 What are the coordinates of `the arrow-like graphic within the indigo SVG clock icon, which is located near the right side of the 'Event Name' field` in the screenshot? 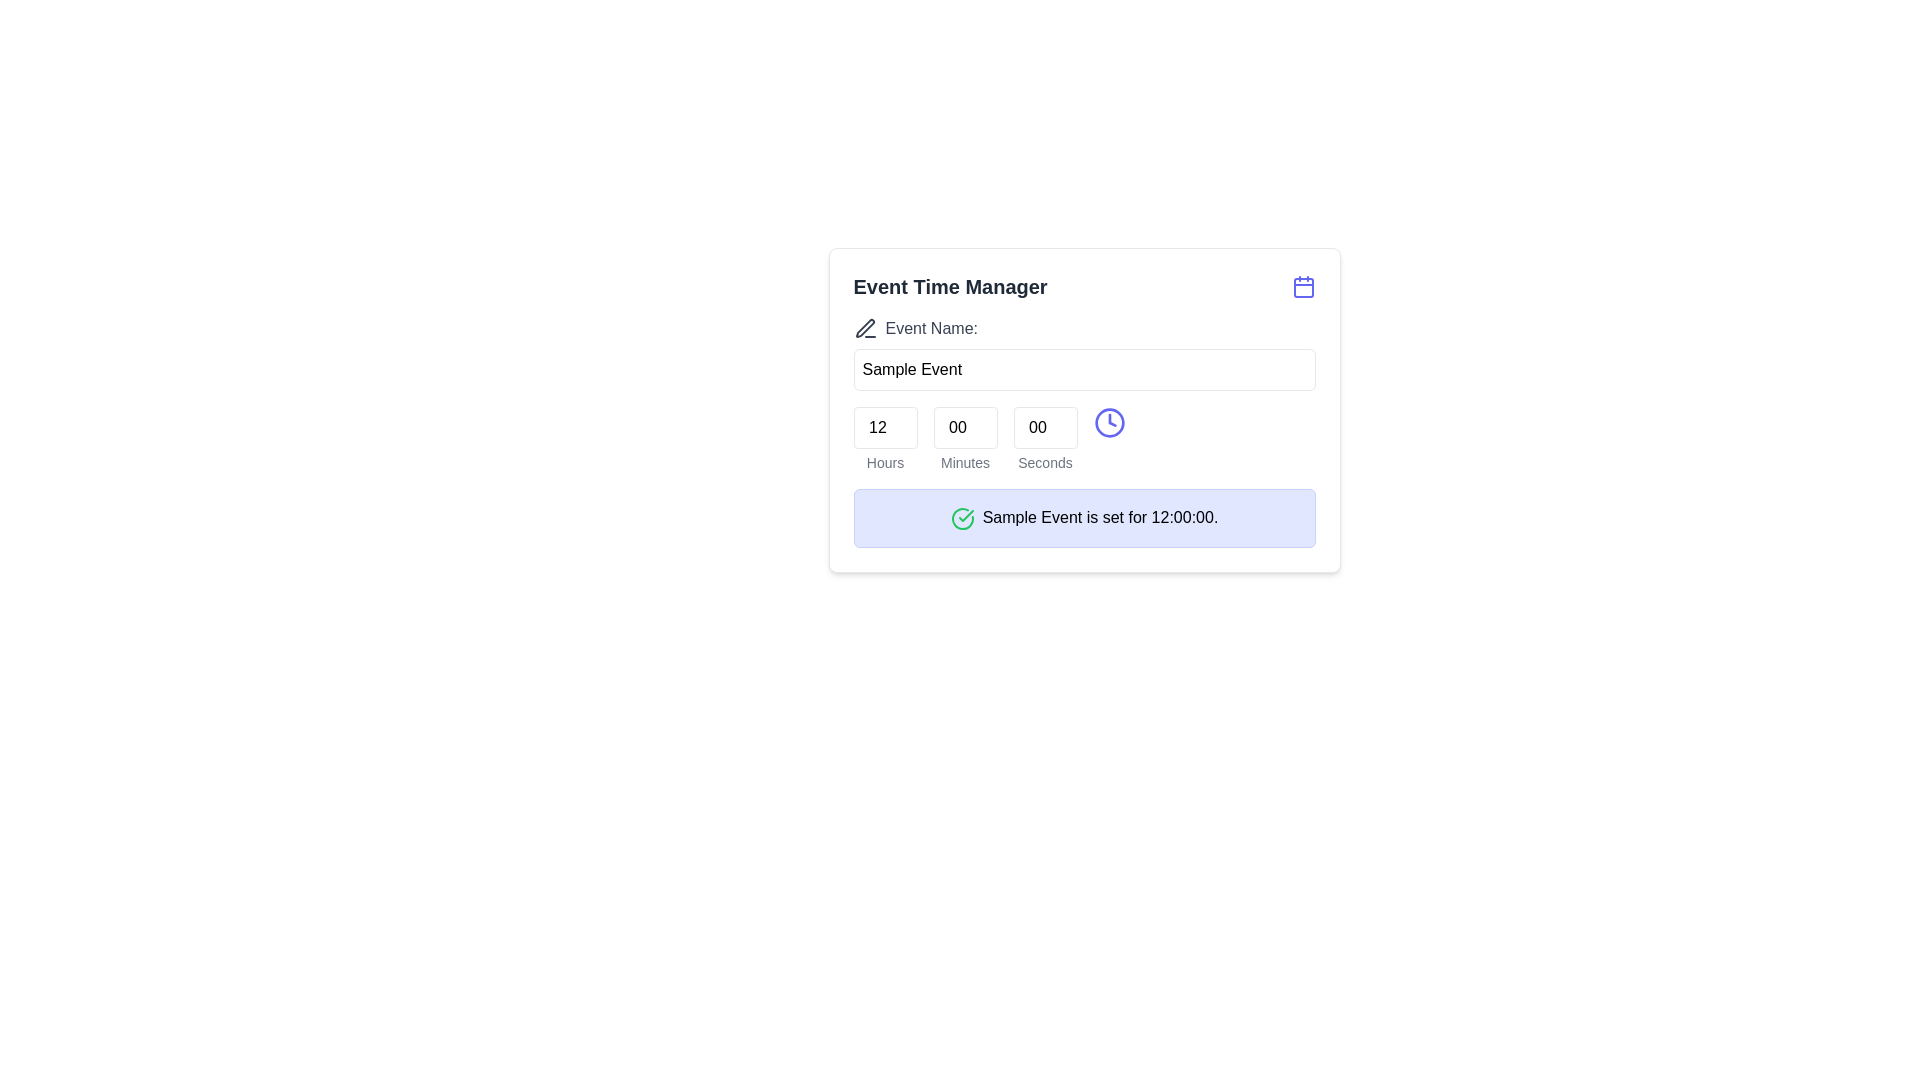 It's located at (1111, 419).